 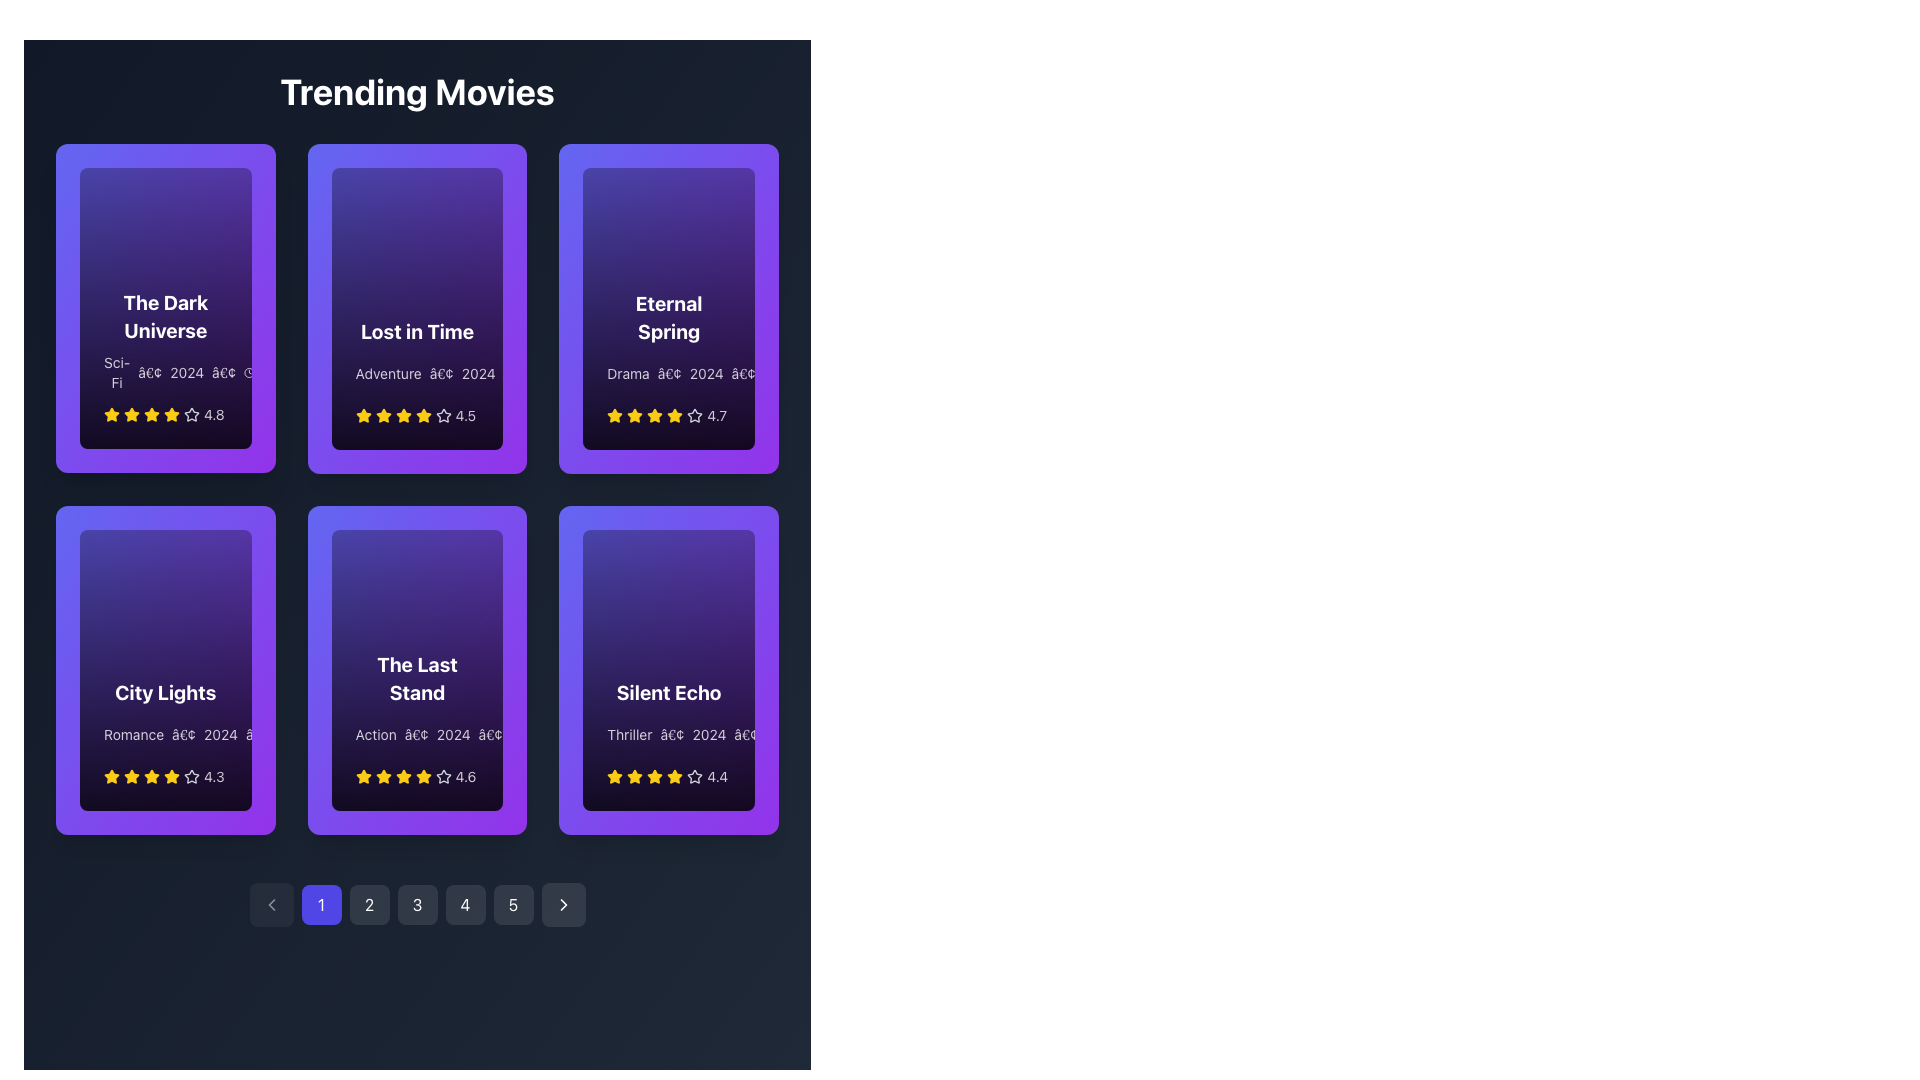 I want to click on the circular gradient purple button with a white triangular 'play' symbol located at the upper-right corner of the 'Lost in Time' card to initiate video playback, so click(x=493, y=185).